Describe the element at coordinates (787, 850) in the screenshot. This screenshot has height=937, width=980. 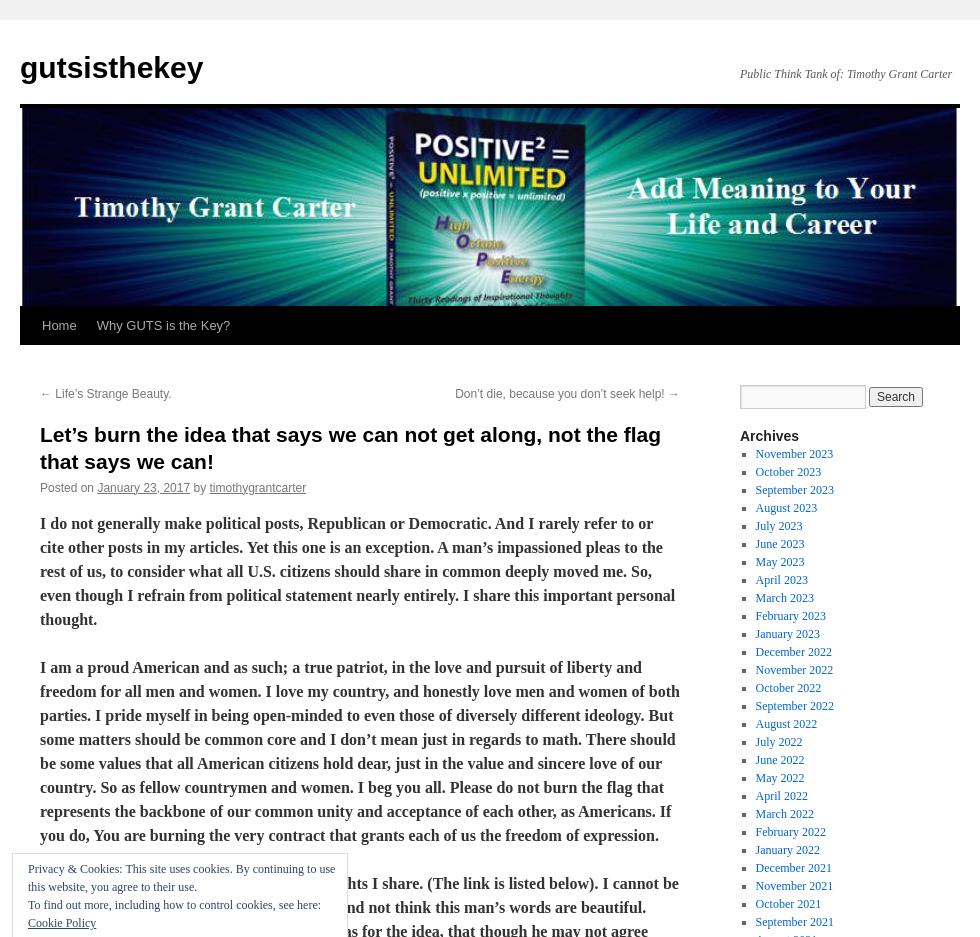
I see `'January 2022'` at that location.